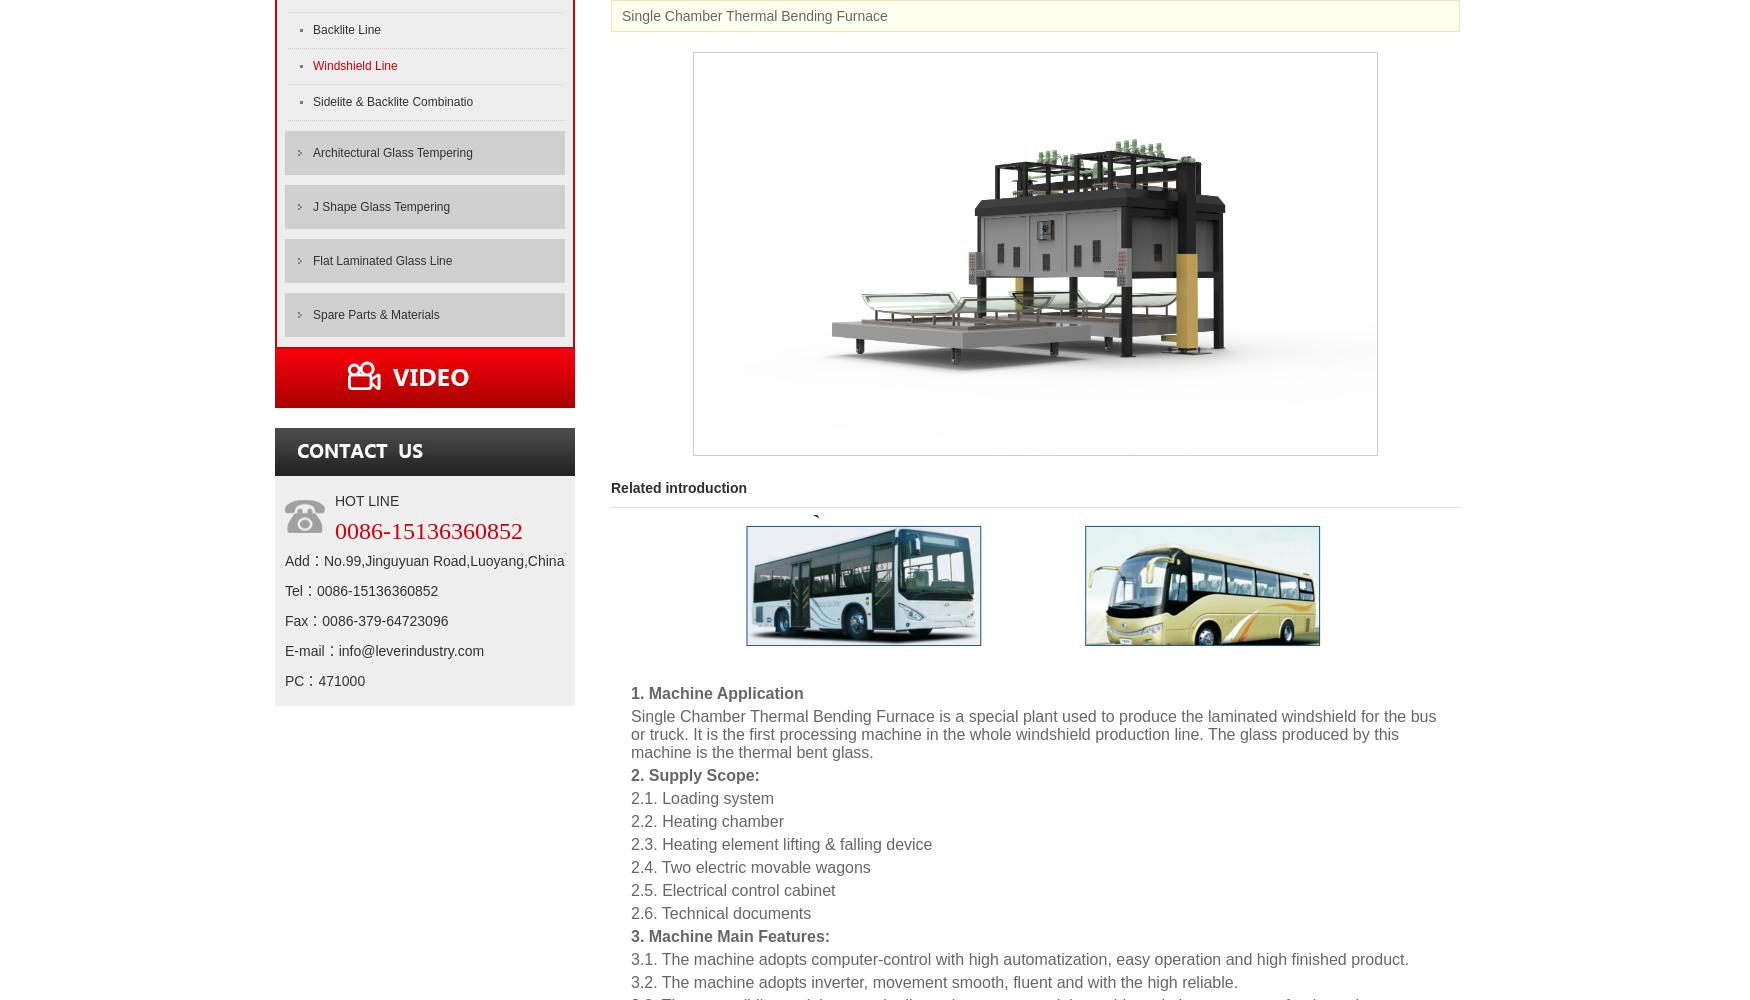 The height and width of the screenshot is (1000, 1750). I want to click on '1. Machine
Application', so click(716, 692).